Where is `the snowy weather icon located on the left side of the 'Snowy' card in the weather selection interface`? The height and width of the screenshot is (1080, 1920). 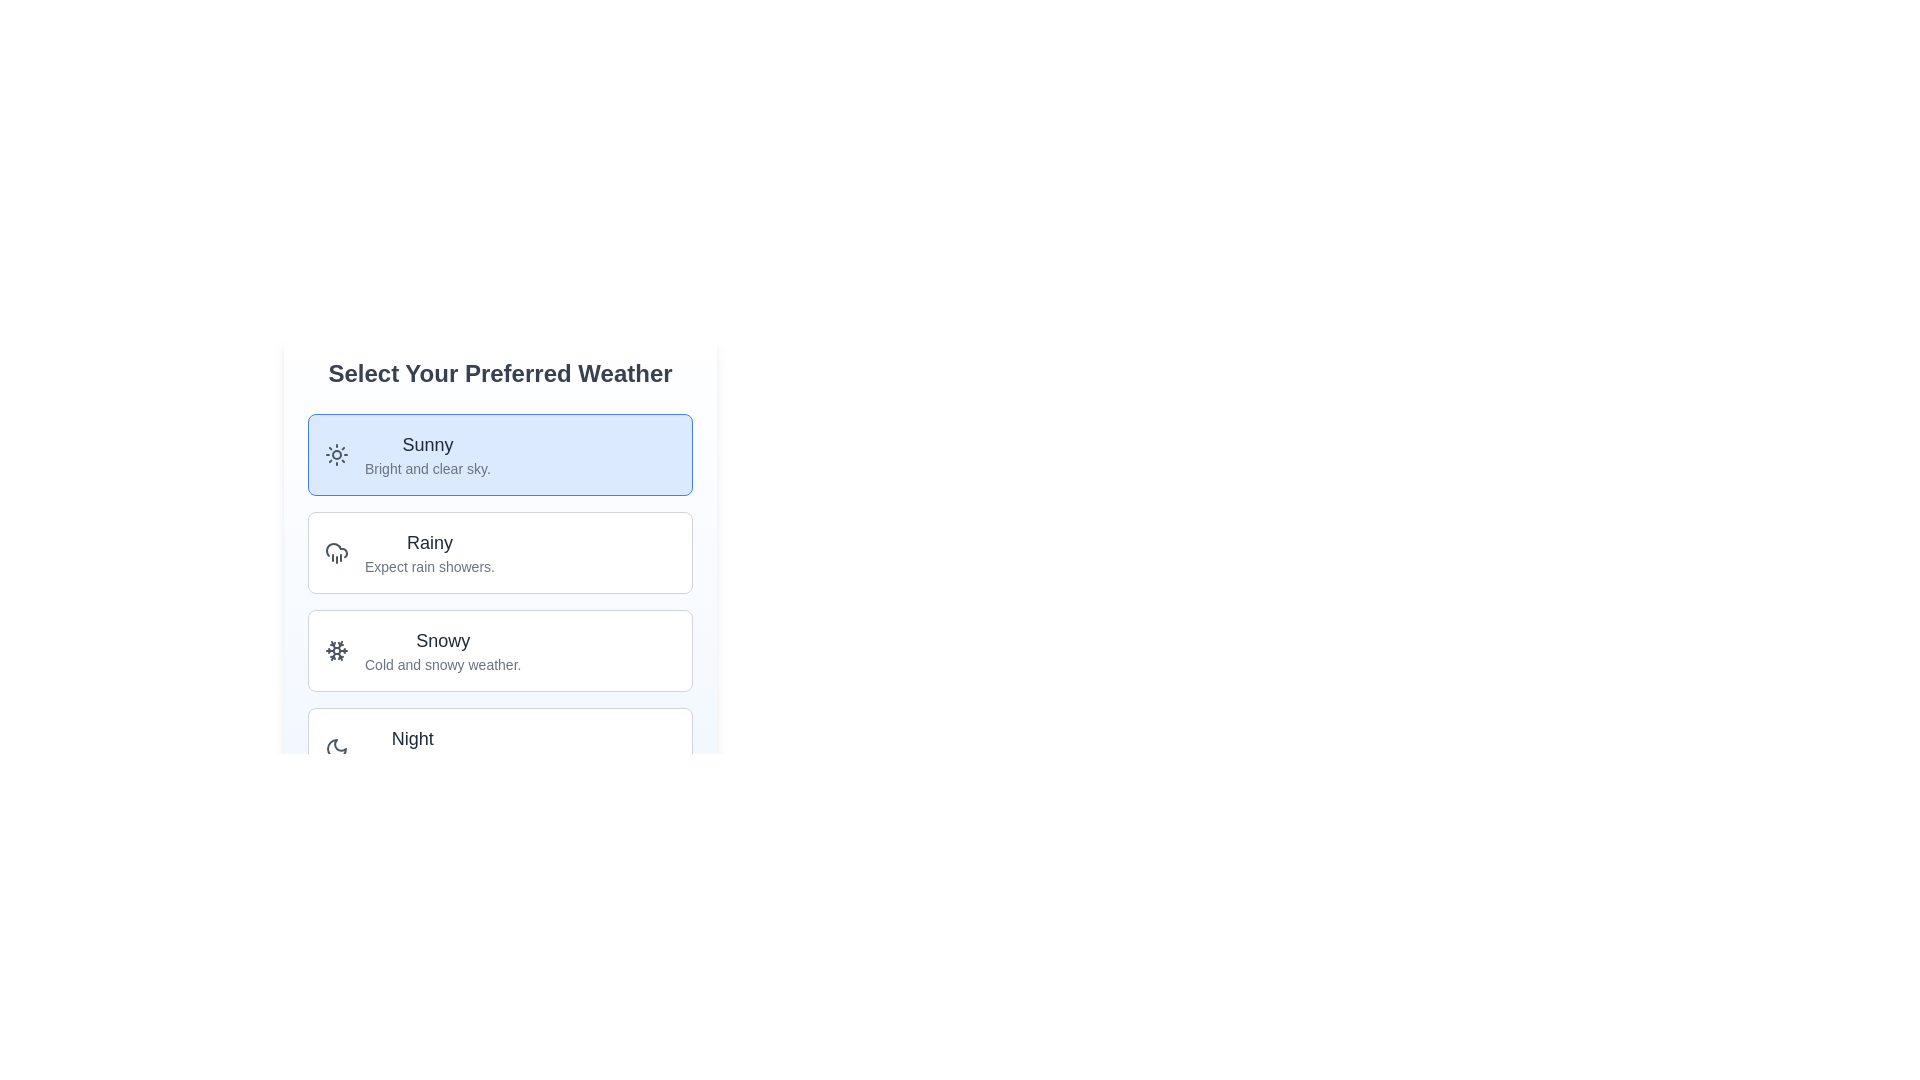 the snowy weather icon located on the left side of the 'Snowy' card in the weather selection interface is located at coordinates (336, 651).